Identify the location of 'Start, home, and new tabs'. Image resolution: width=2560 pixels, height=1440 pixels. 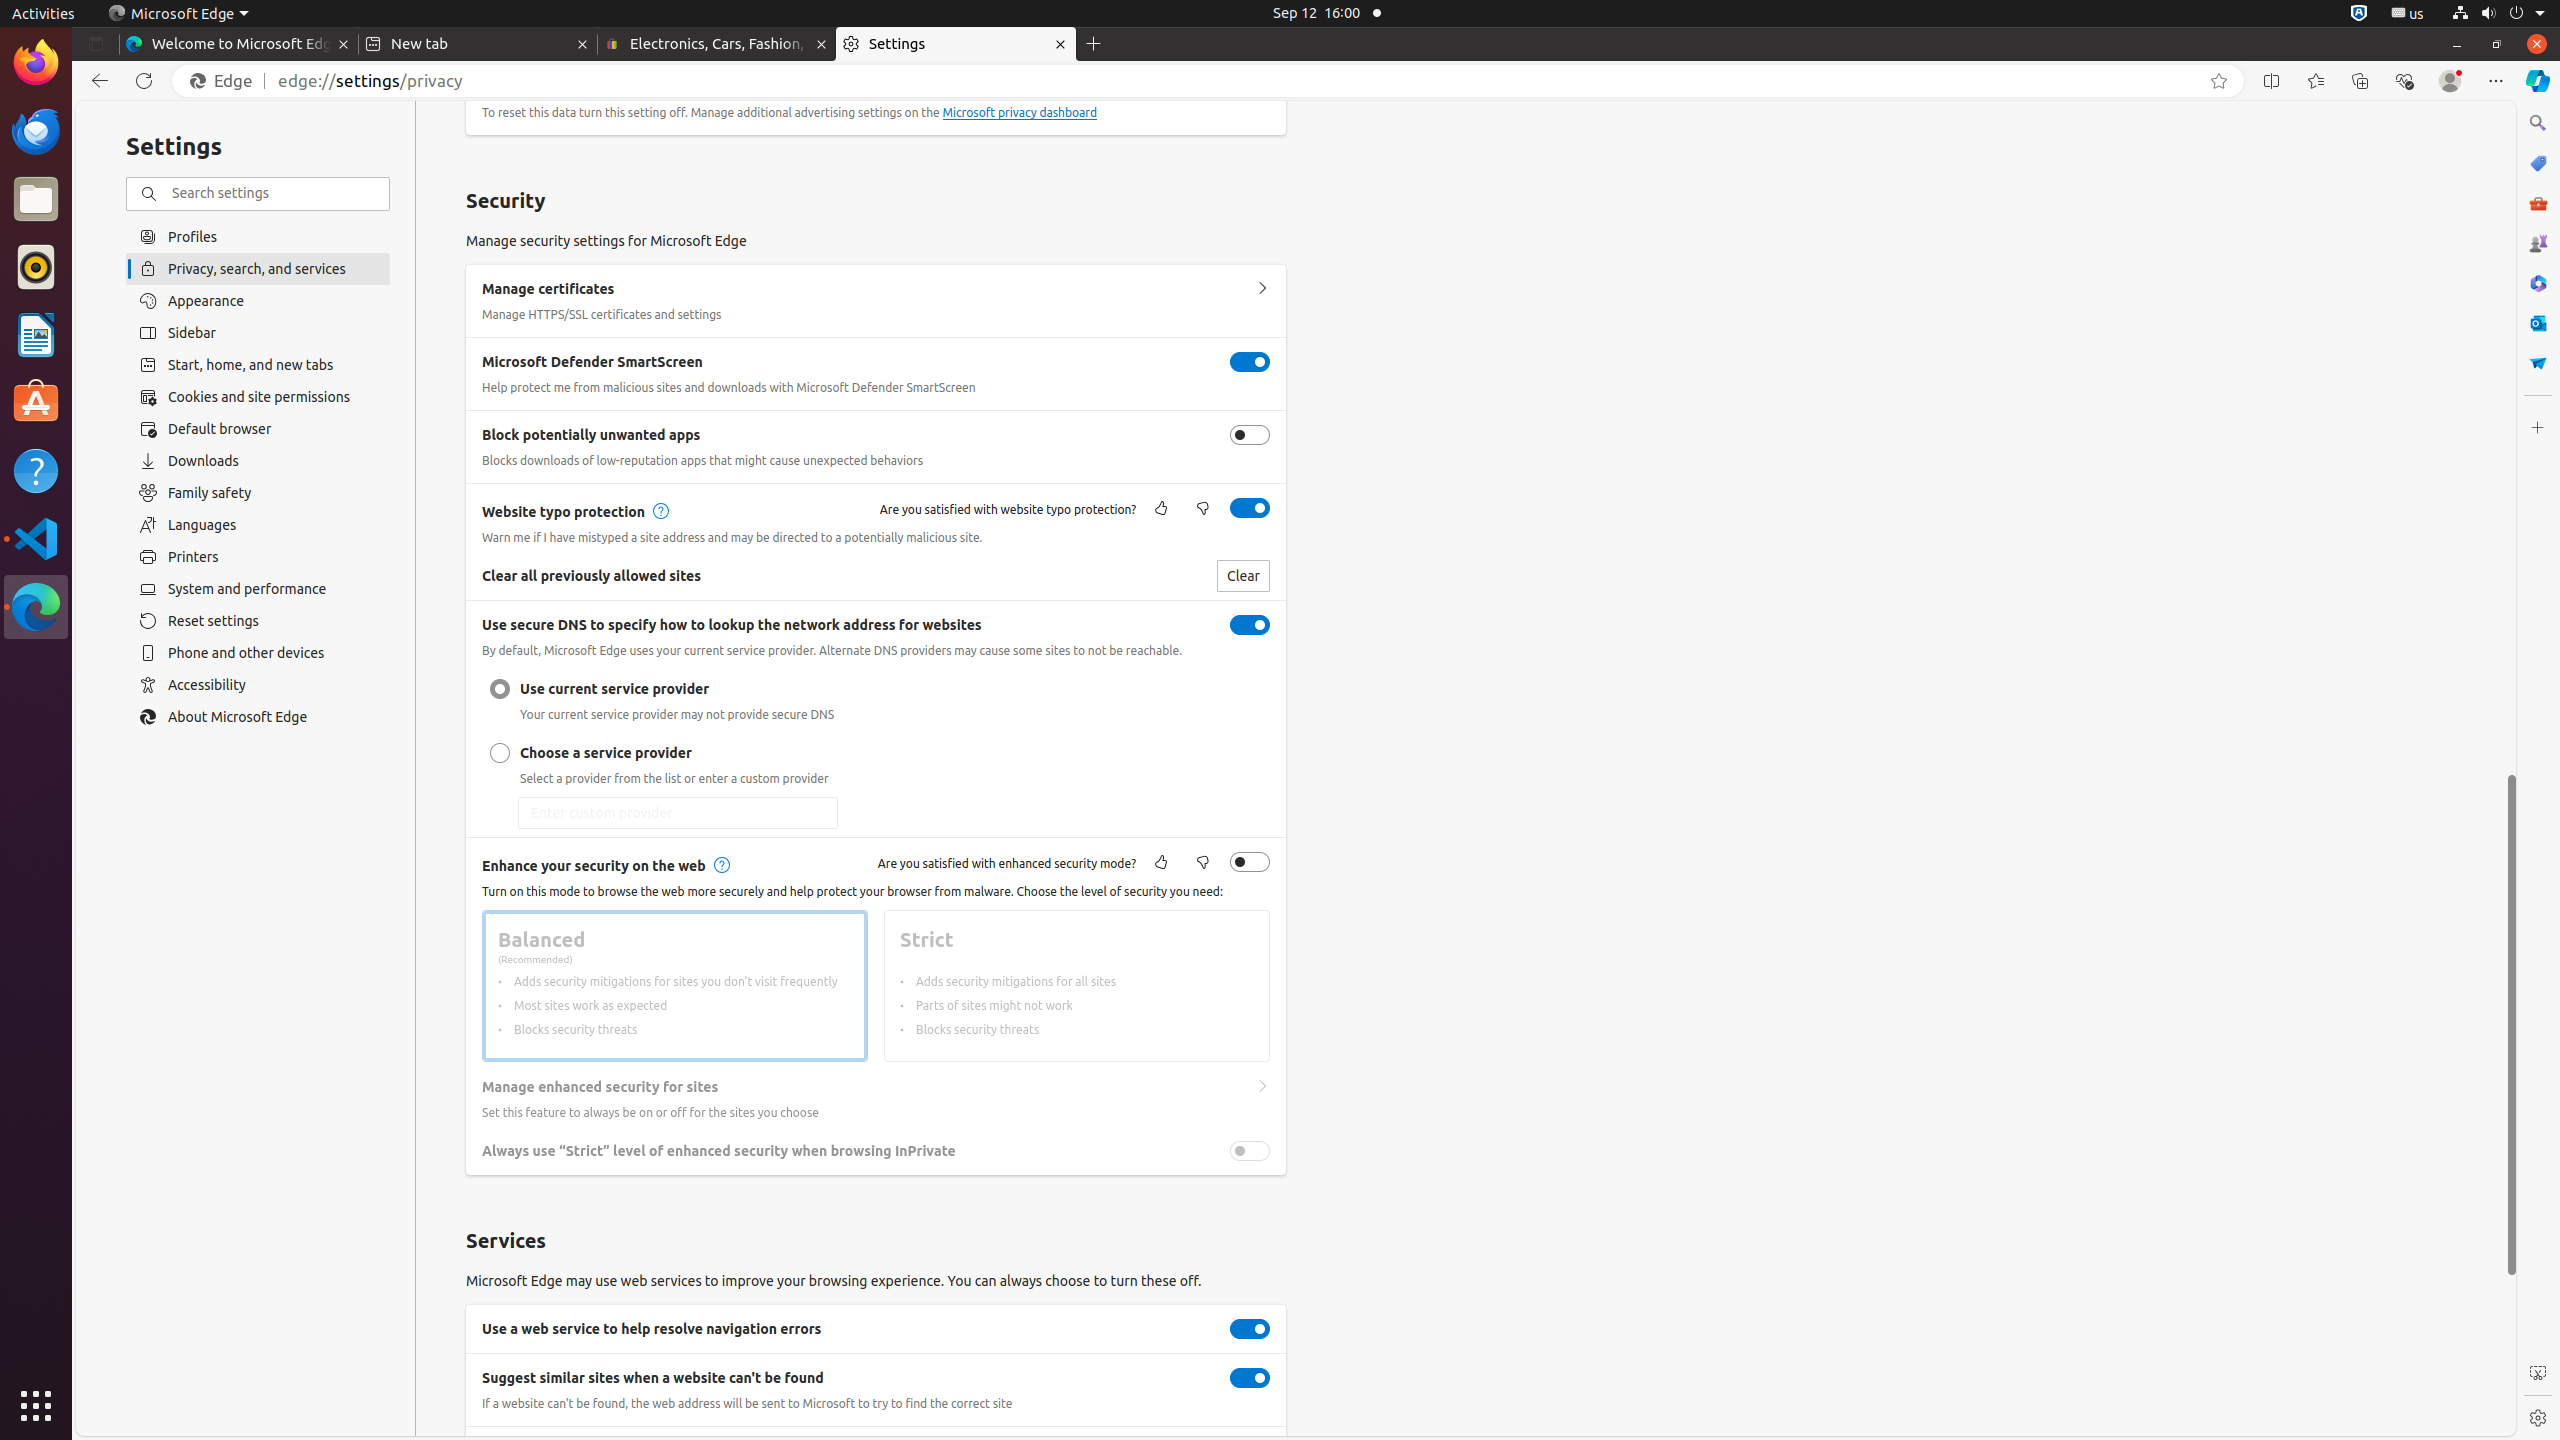
(257, 364).